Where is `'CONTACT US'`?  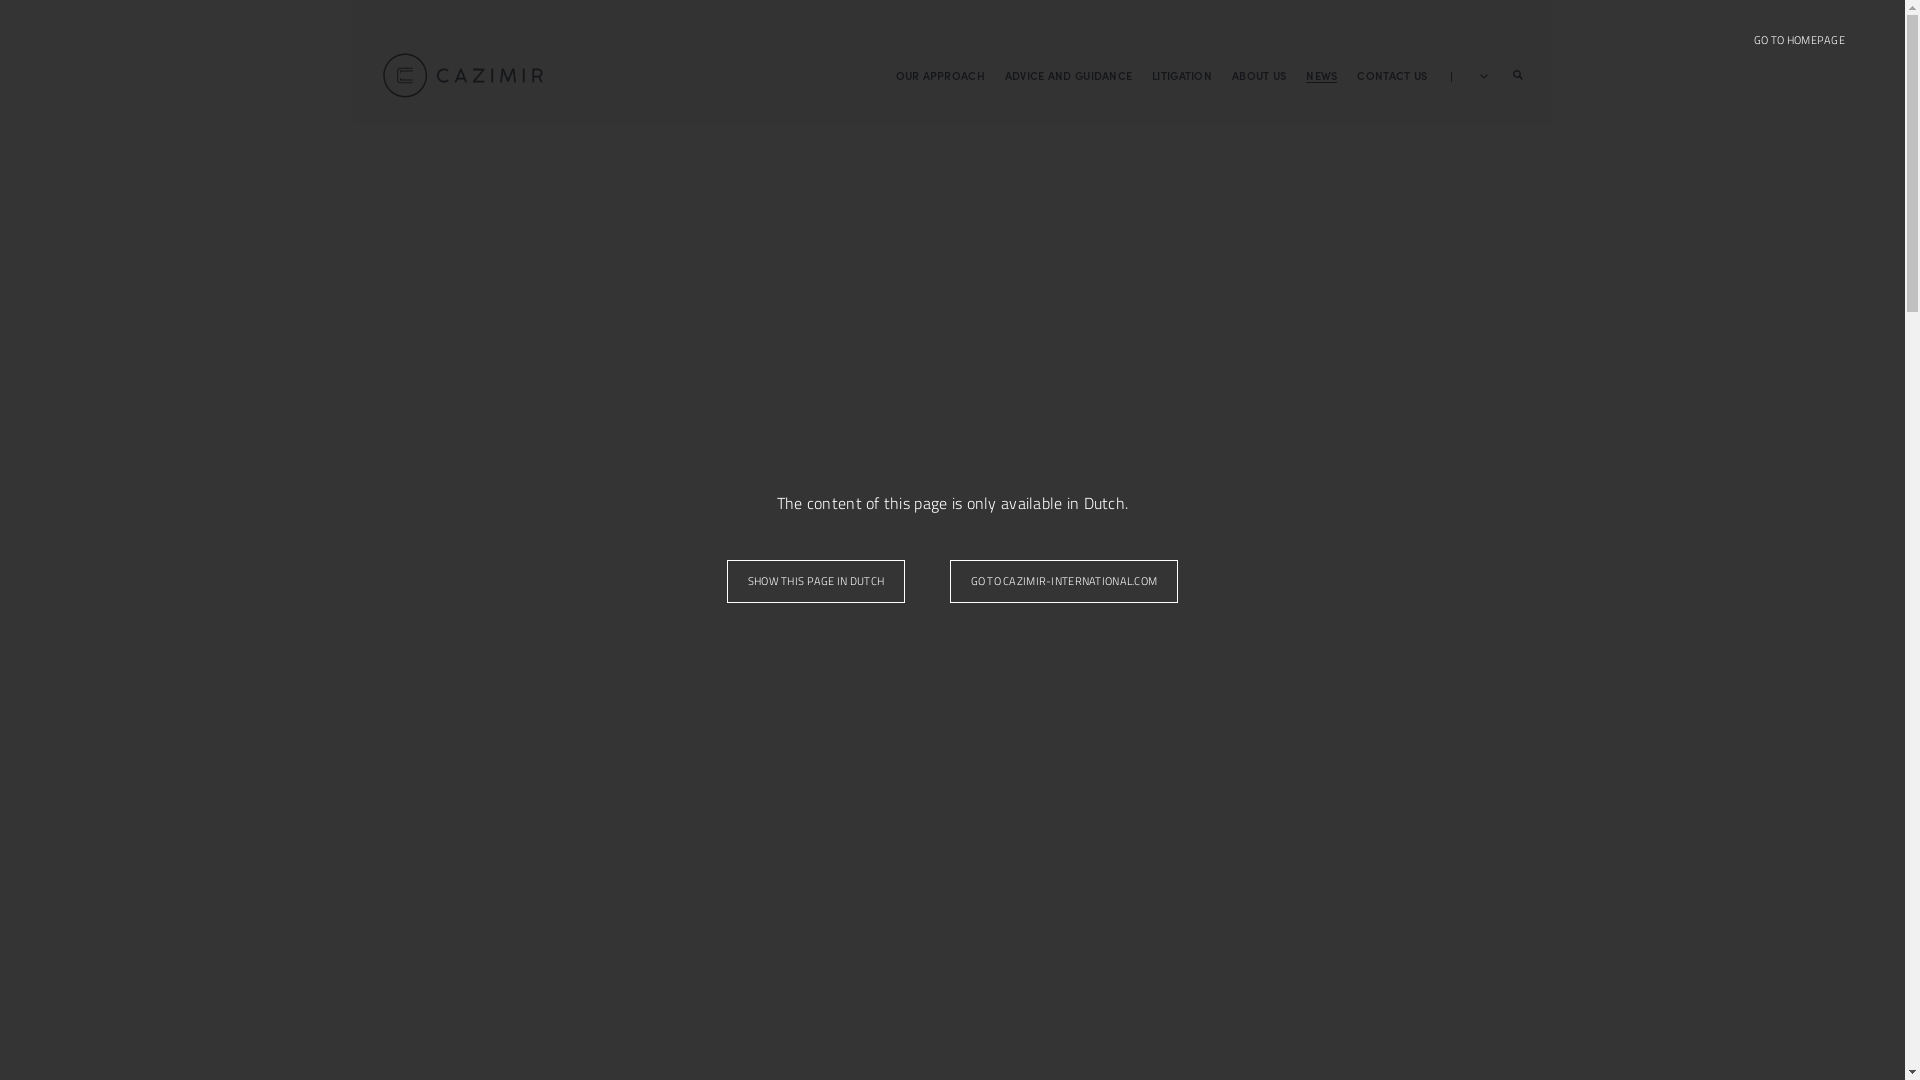 'CONTACT US' is located at coordinates (1391, 73).